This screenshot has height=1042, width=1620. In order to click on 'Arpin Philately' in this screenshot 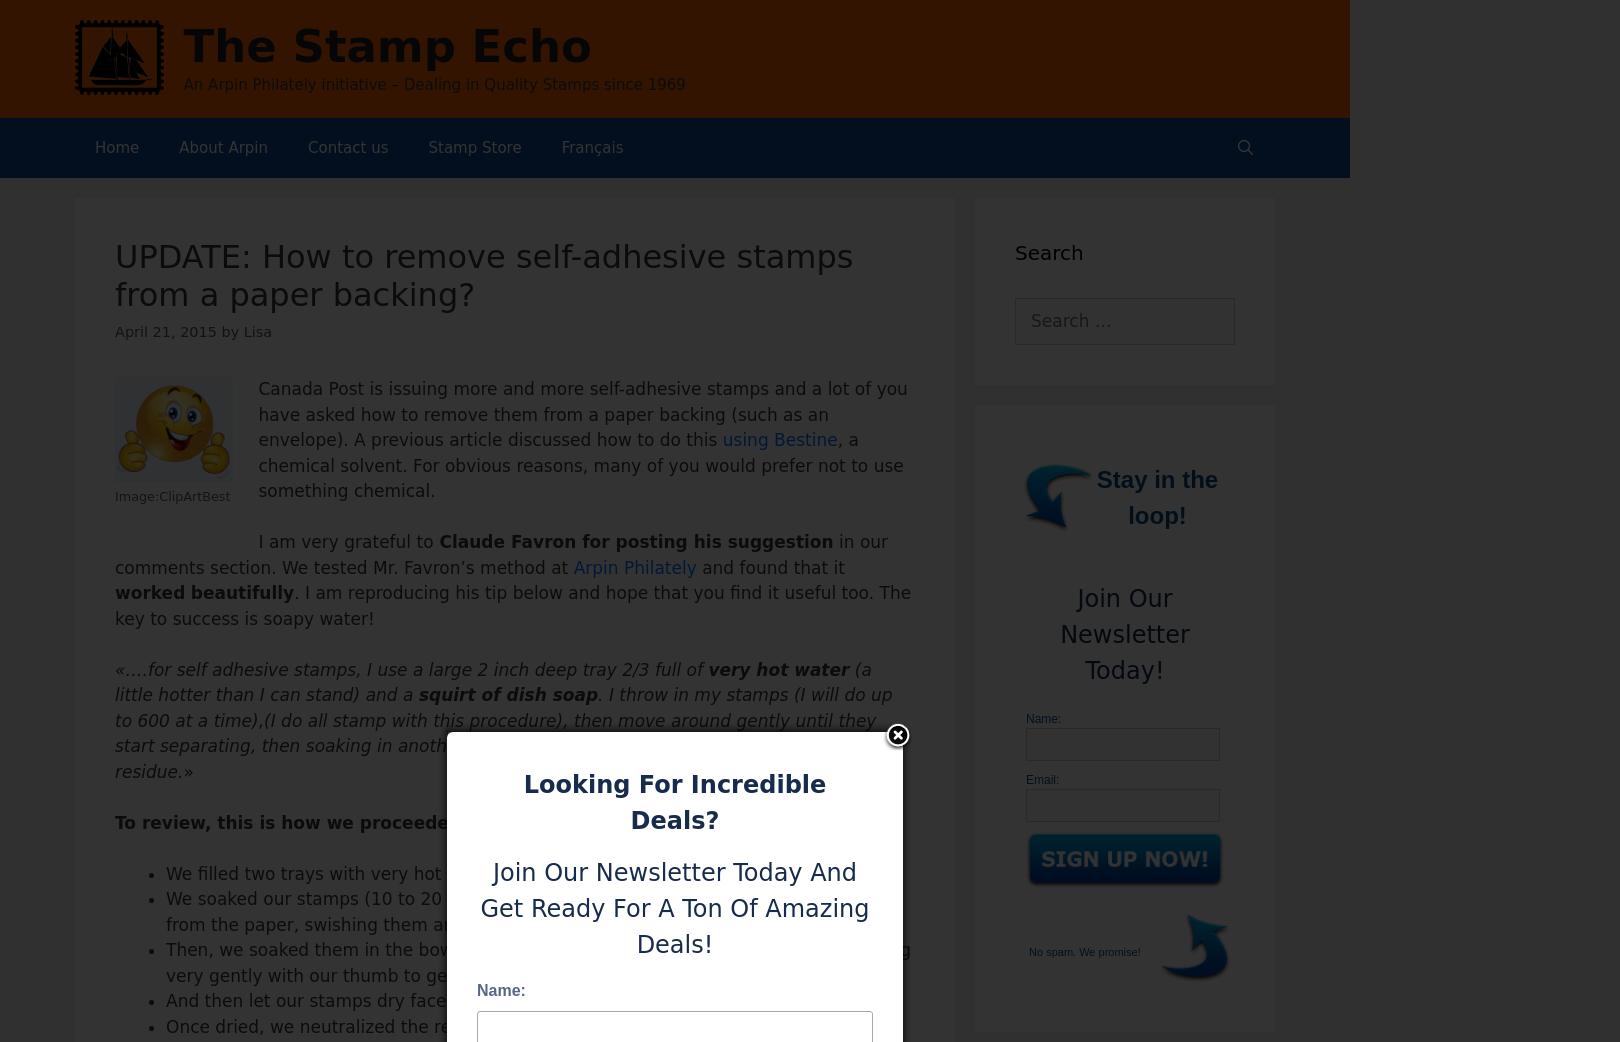, I will do `click(572, 565)`.